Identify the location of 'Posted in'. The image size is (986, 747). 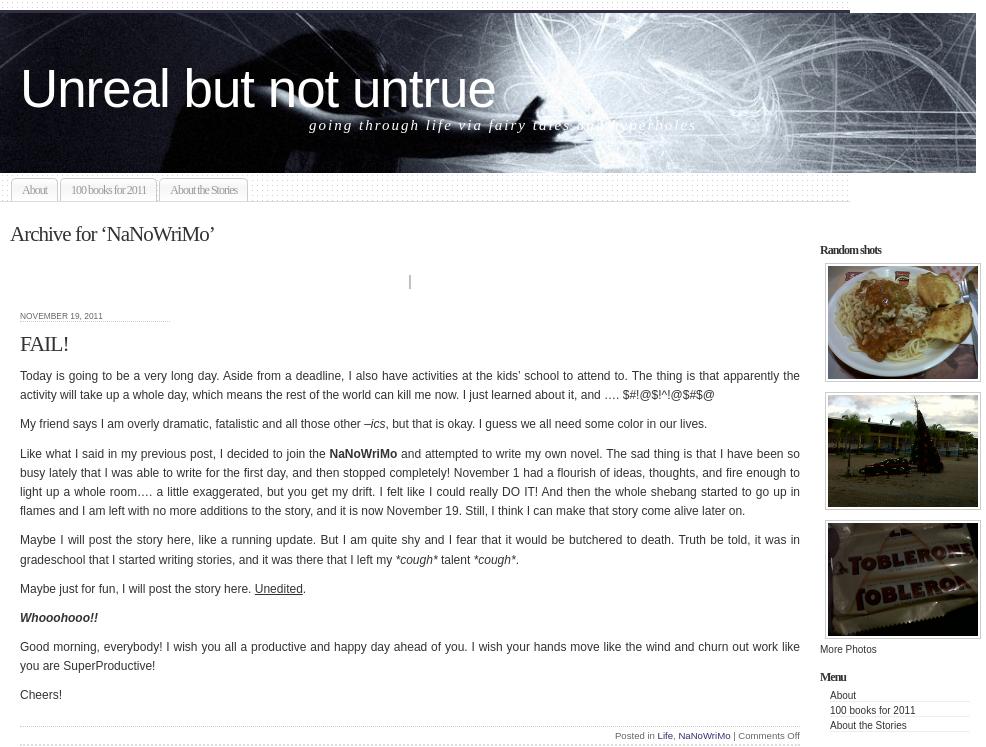
(635, 733).